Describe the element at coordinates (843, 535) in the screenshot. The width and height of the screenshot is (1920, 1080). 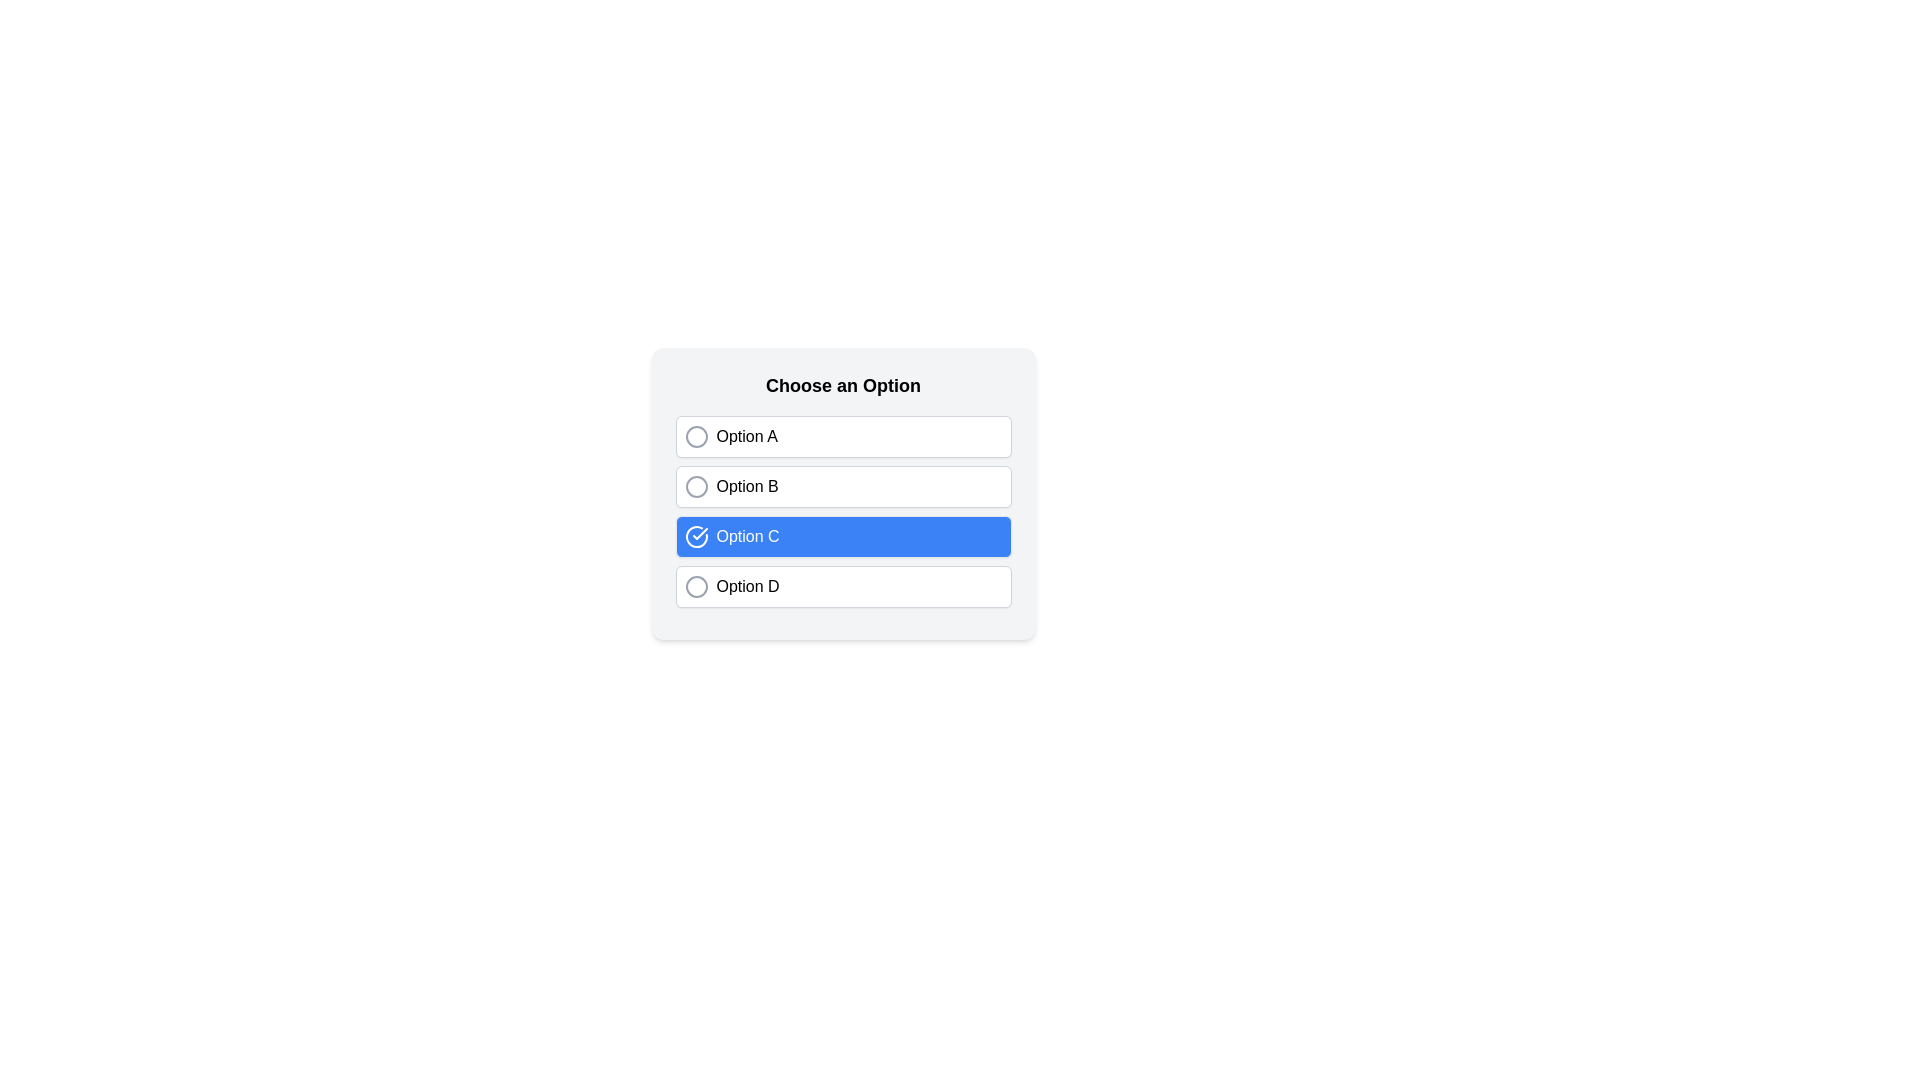
I see `the third option button in the vertical list of choices` at that location.